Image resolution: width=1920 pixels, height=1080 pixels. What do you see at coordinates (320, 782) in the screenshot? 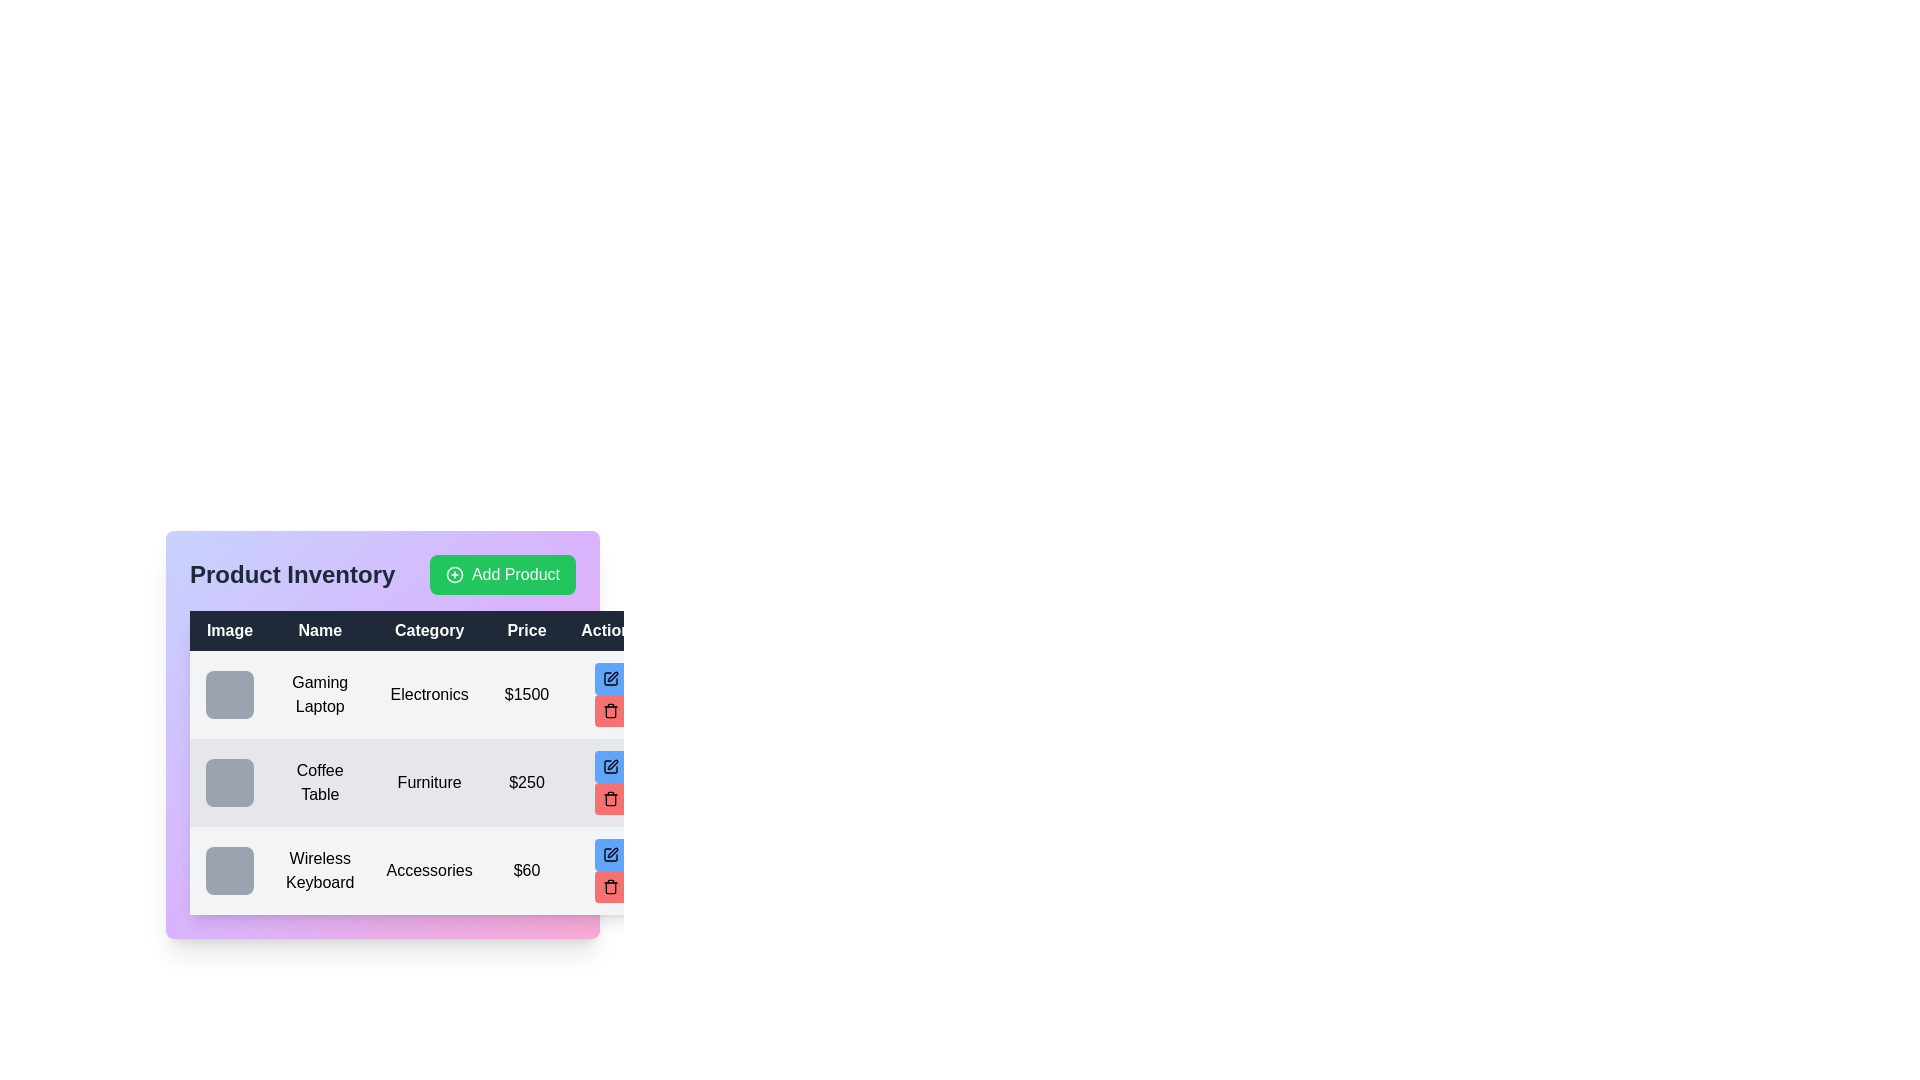
I see `the static text label that displays 'Coffee Table' in black font, located in the second row of the table under the 'Name' column` at bounding box center [320, 782].